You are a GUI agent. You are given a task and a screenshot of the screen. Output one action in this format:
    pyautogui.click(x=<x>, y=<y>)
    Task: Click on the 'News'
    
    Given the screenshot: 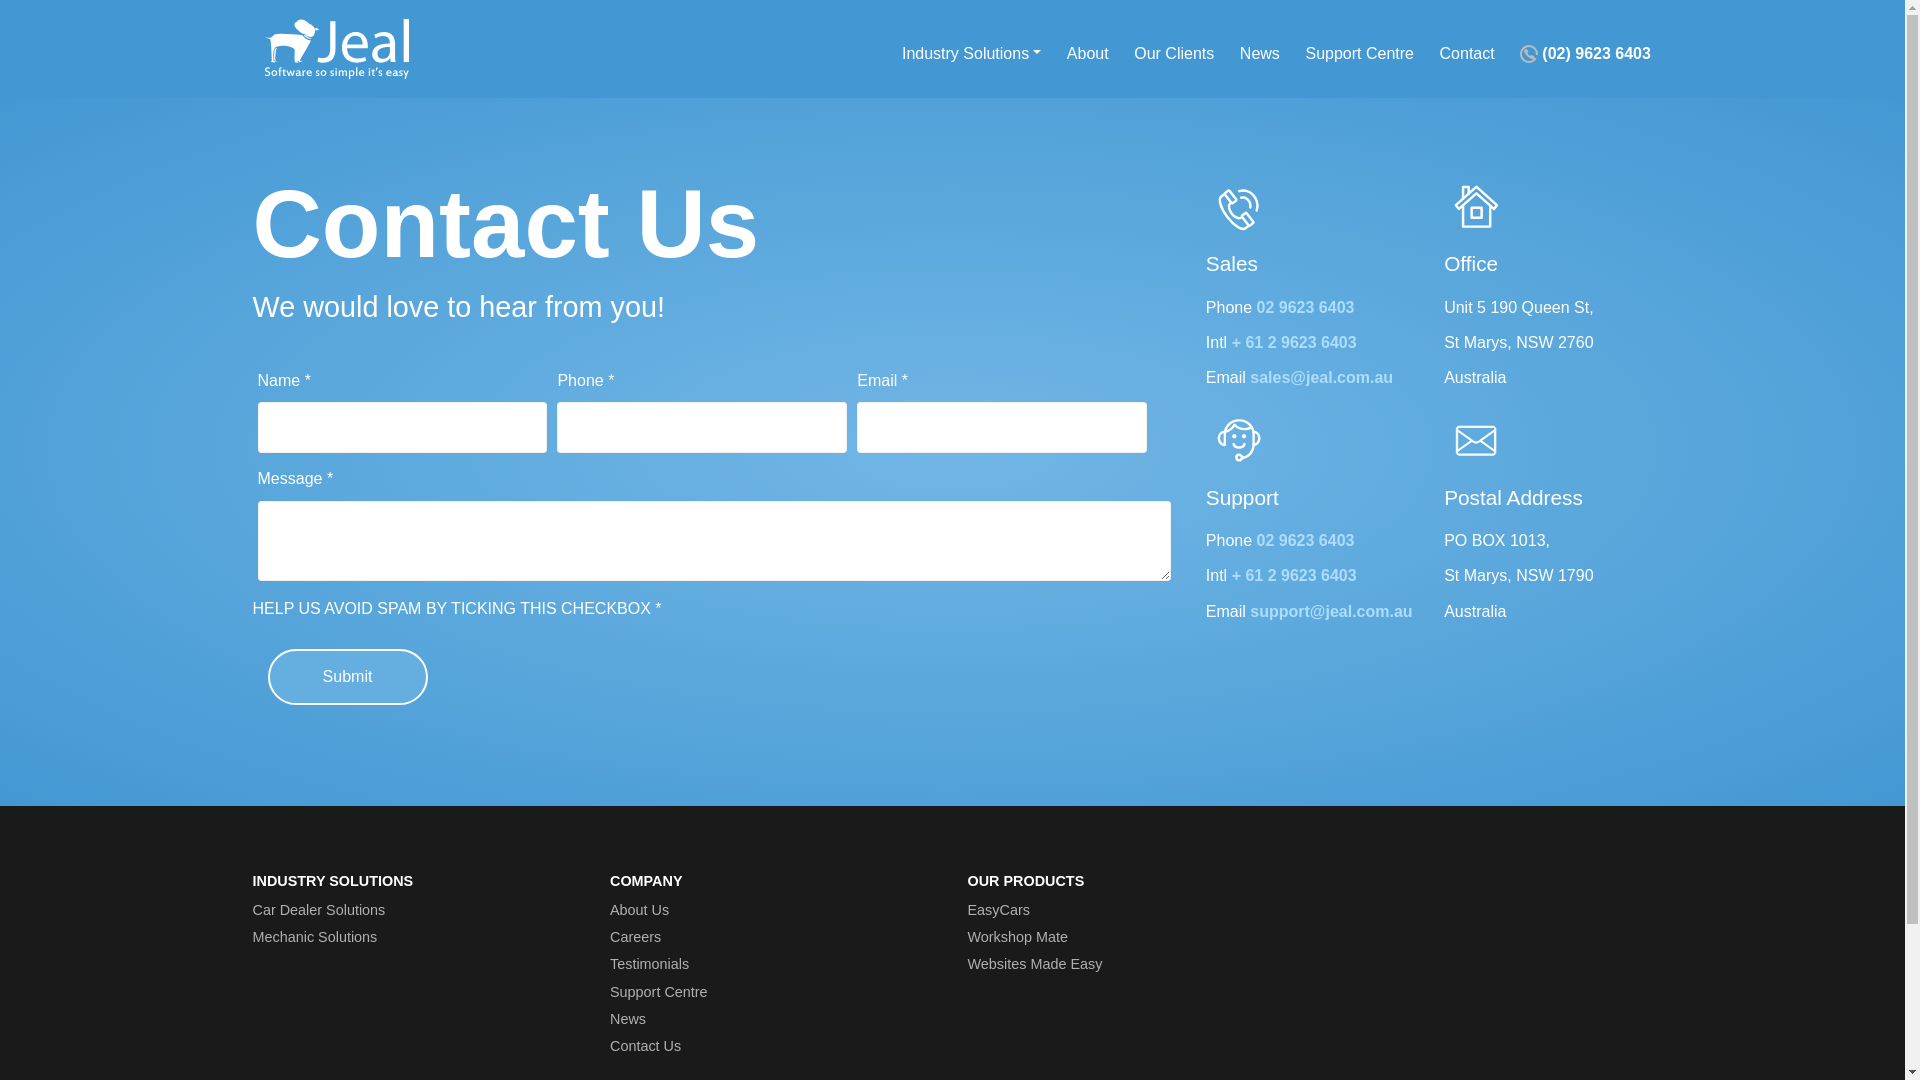 What is the action you would take?
    pyautogui.click(x=1258, y=52)
    